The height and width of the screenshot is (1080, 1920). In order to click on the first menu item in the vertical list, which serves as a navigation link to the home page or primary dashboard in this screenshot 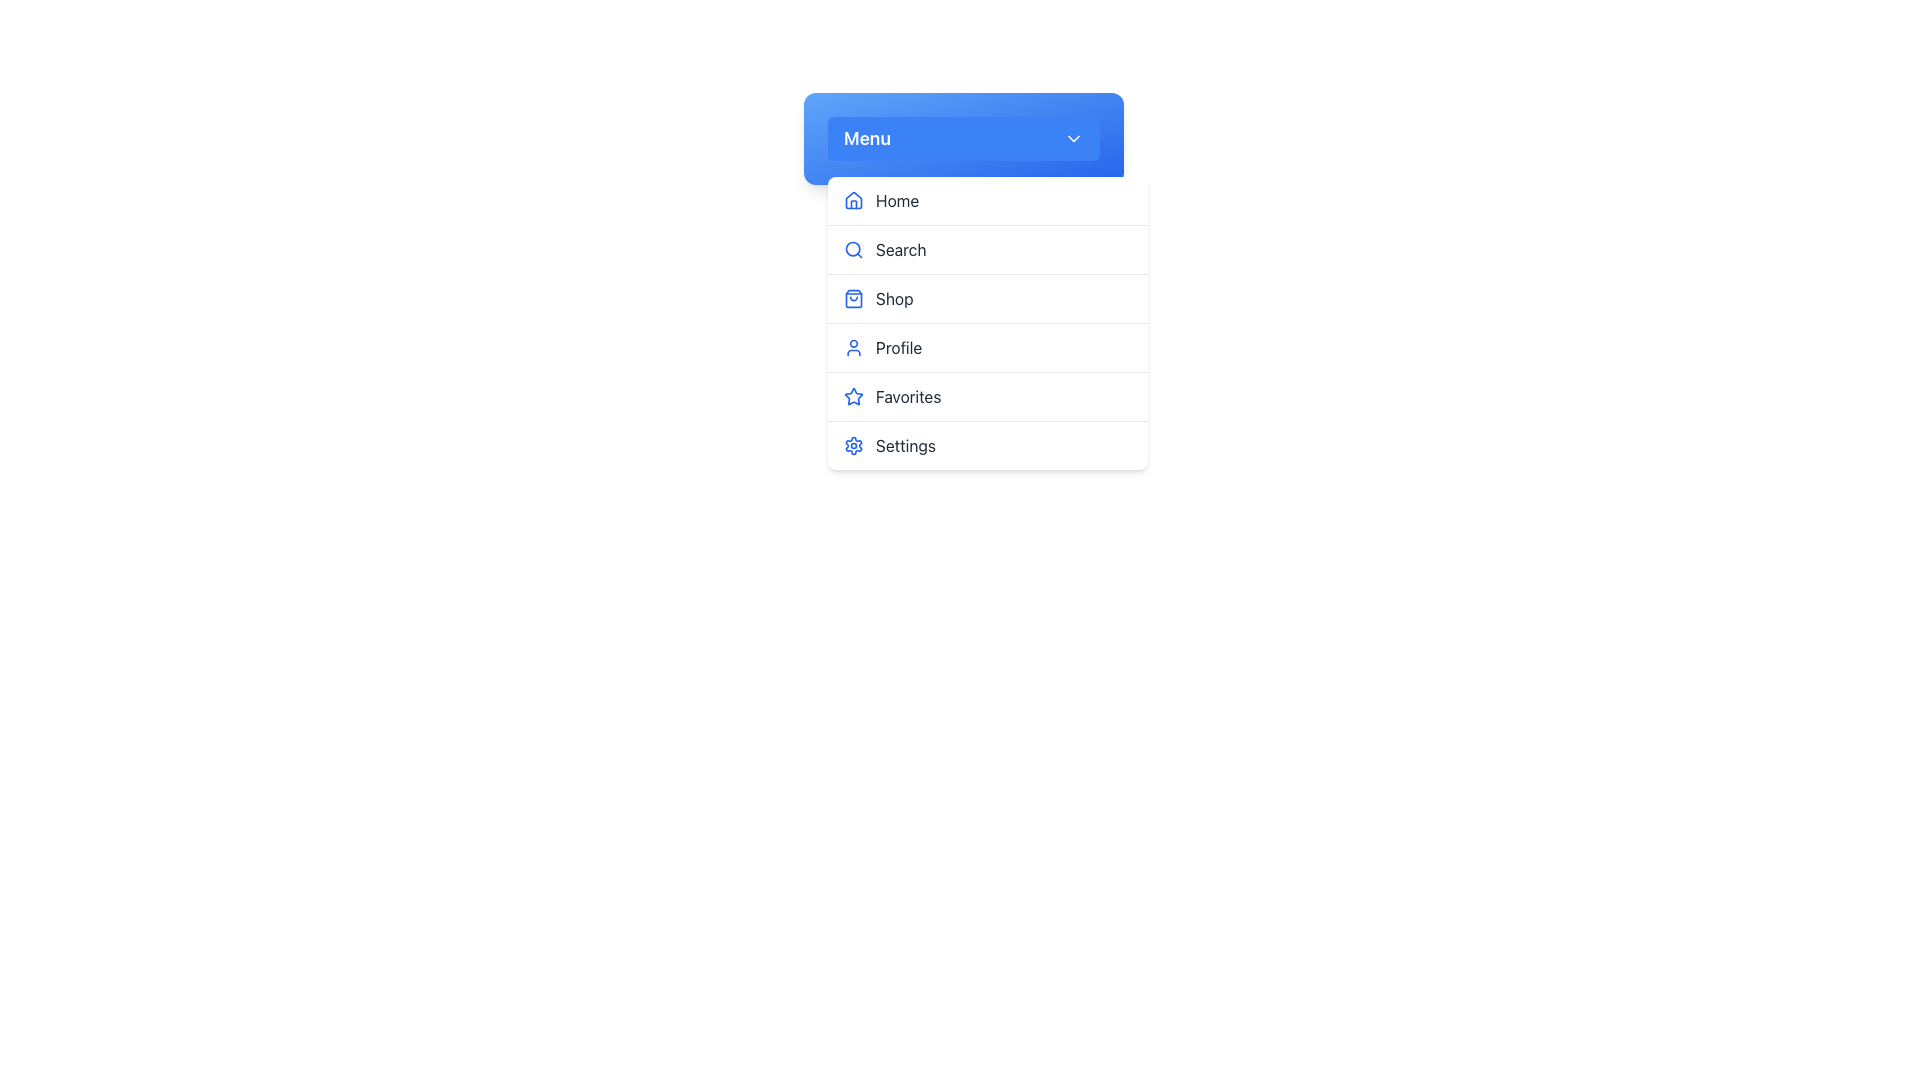, I will do `click(988, 200)`.